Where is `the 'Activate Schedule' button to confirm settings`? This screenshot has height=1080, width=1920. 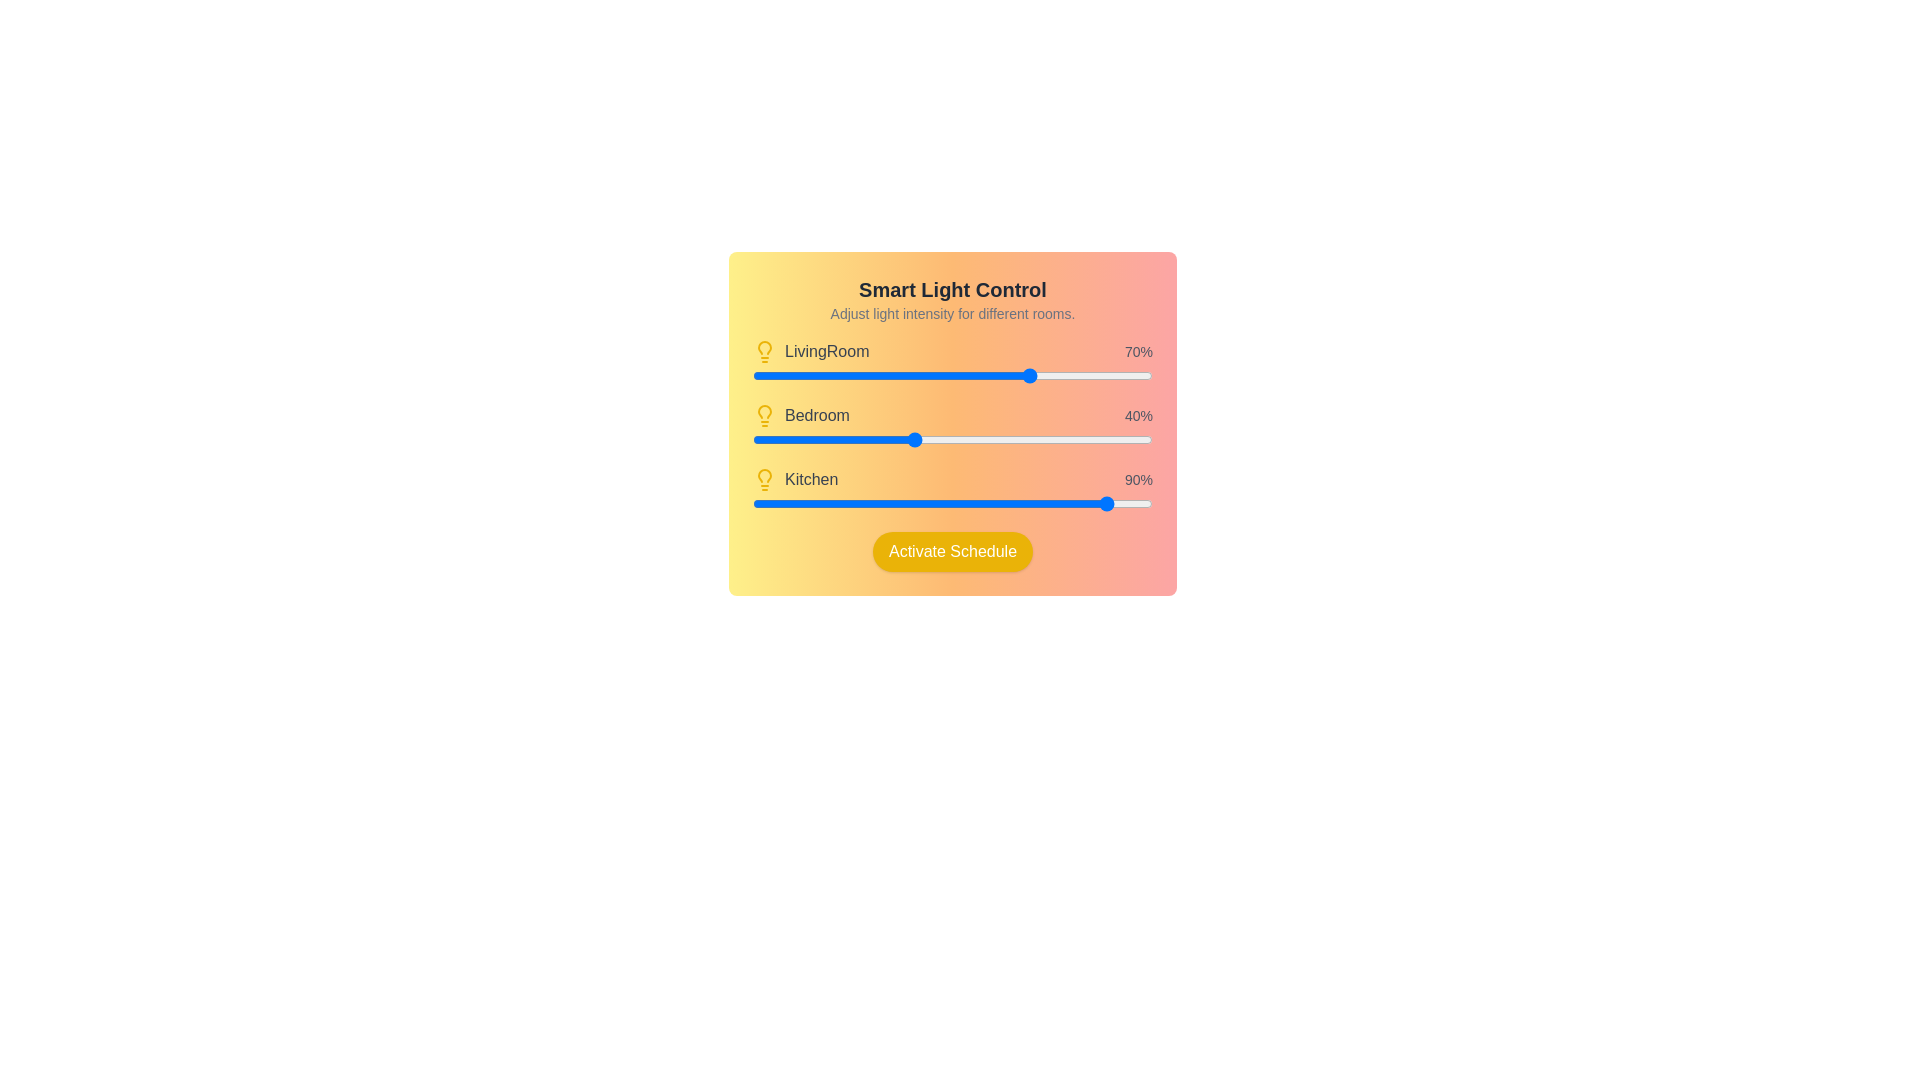 the 'Activate Schedule' button to confirm settings is located at coordinates (951, 551).